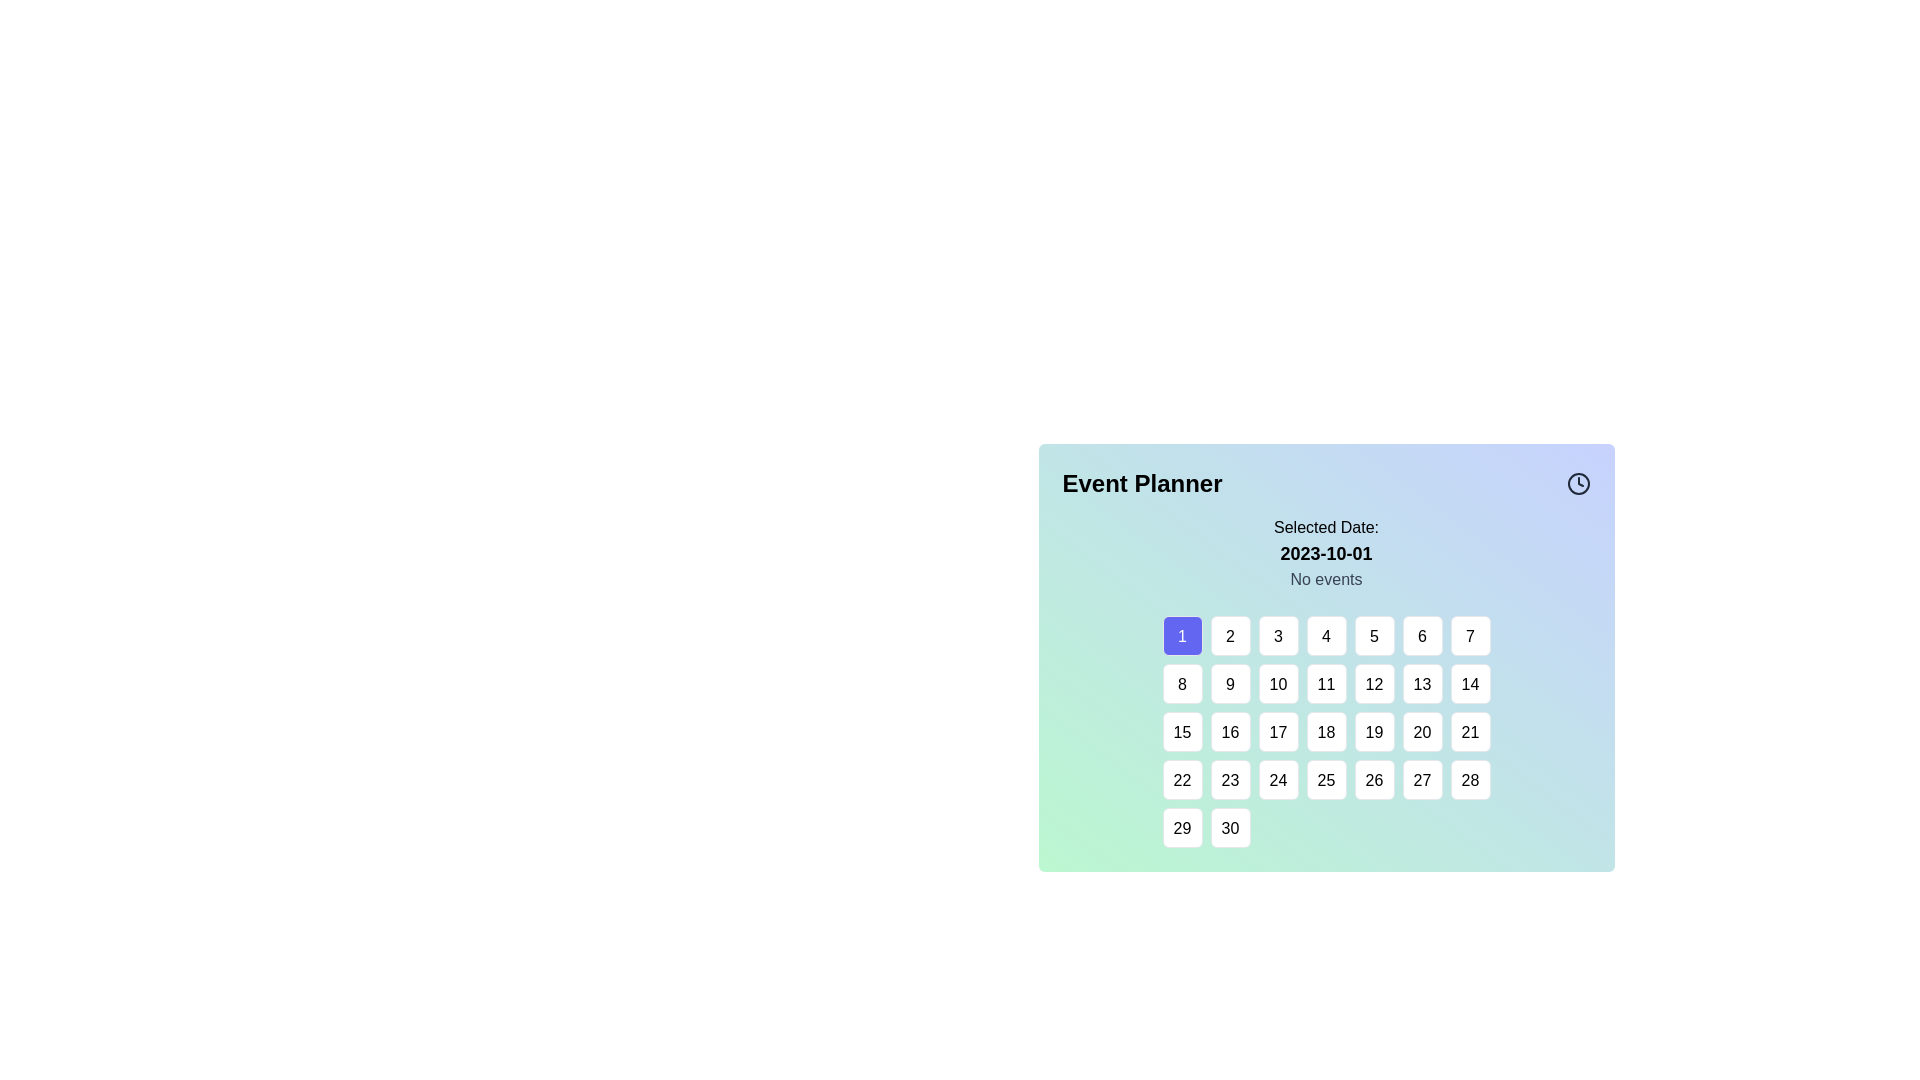  What do you see at coordinates (1277, 778) in the screenshot?
I see `the button representing the date '24' in the calendar` at bounding box center [1277, 778].